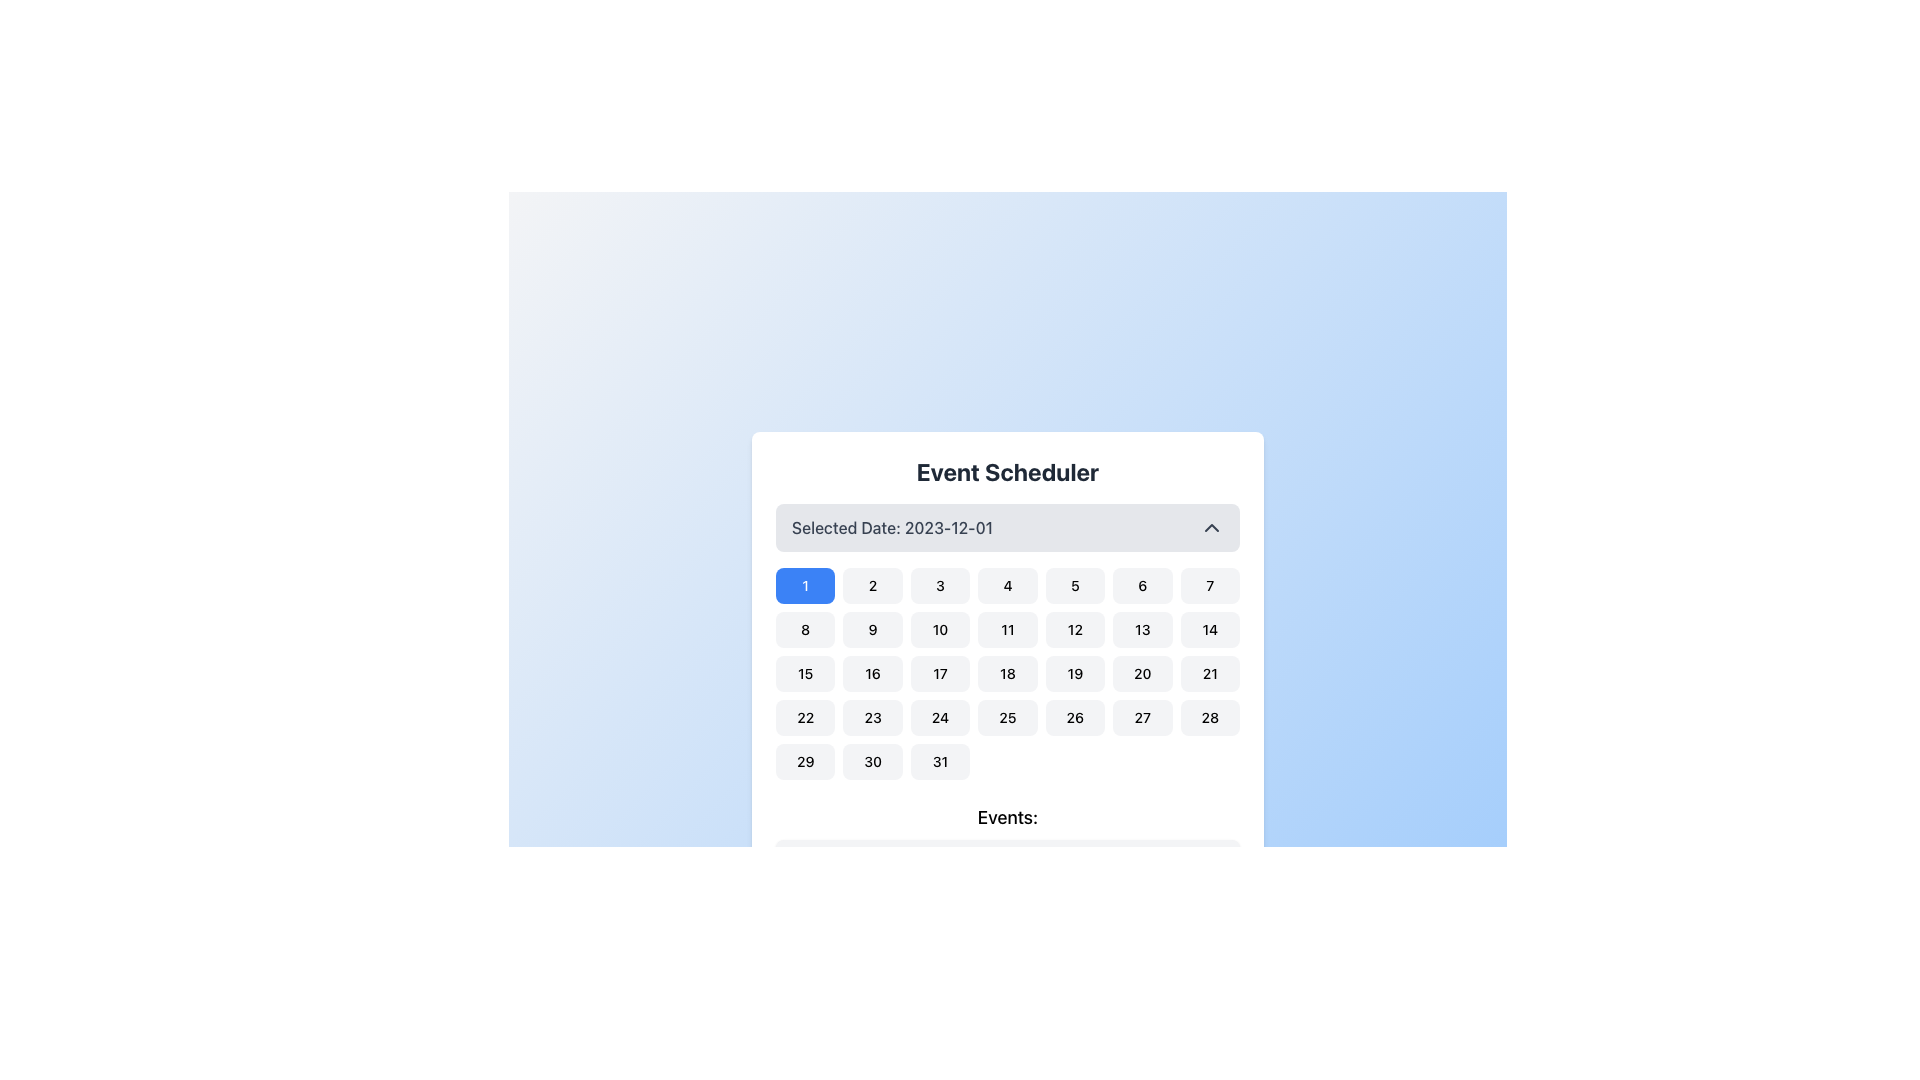 The image size is (1920, 1080). What do you see at coordinates (939, 762) in the screenshot?
I see `the rounded rectangular button with a light gray background and the bold number '31' centered` at bounding box center [939, 762].